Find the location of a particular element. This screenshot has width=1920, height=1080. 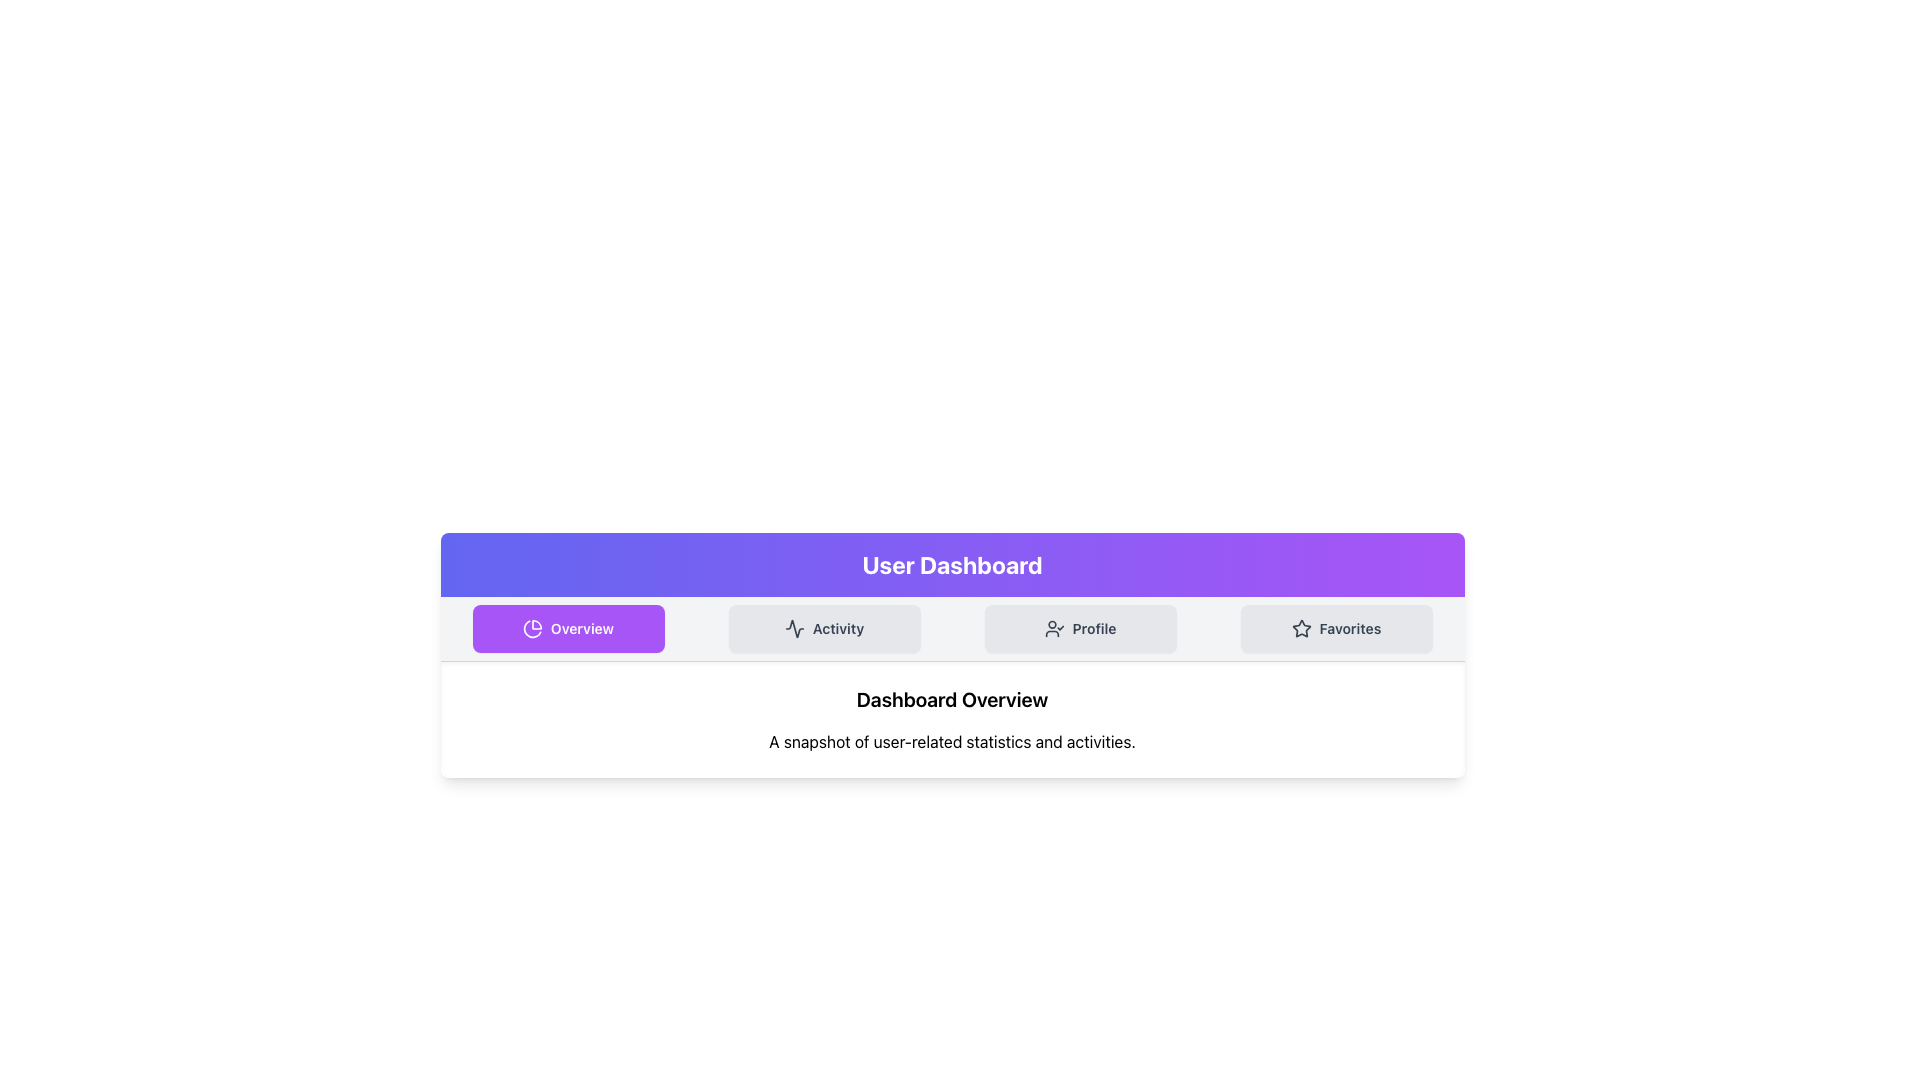

static text displaying 'A snapshot of user-related statistics and activities.' positioned below the 'Dashboard Overview' header is located at coordinates (951, 741).